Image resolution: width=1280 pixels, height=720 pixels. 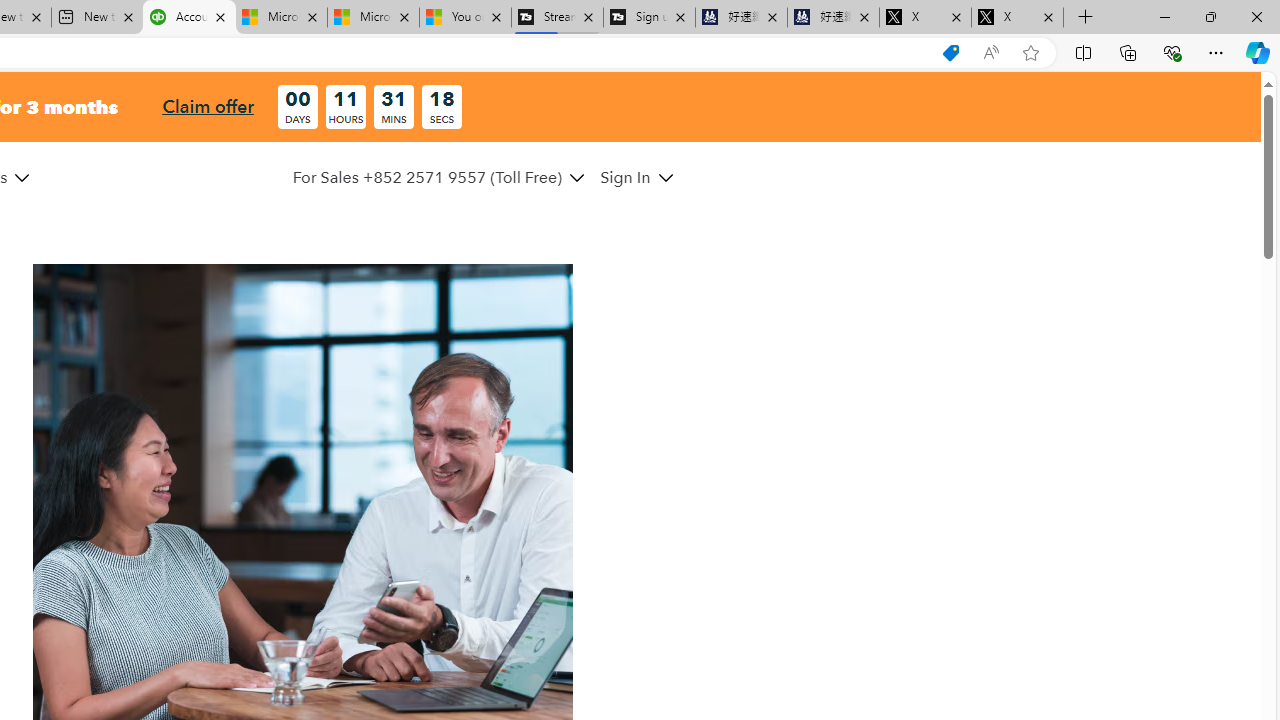 I want to click on 'New tab', so click(x=96, y=17).